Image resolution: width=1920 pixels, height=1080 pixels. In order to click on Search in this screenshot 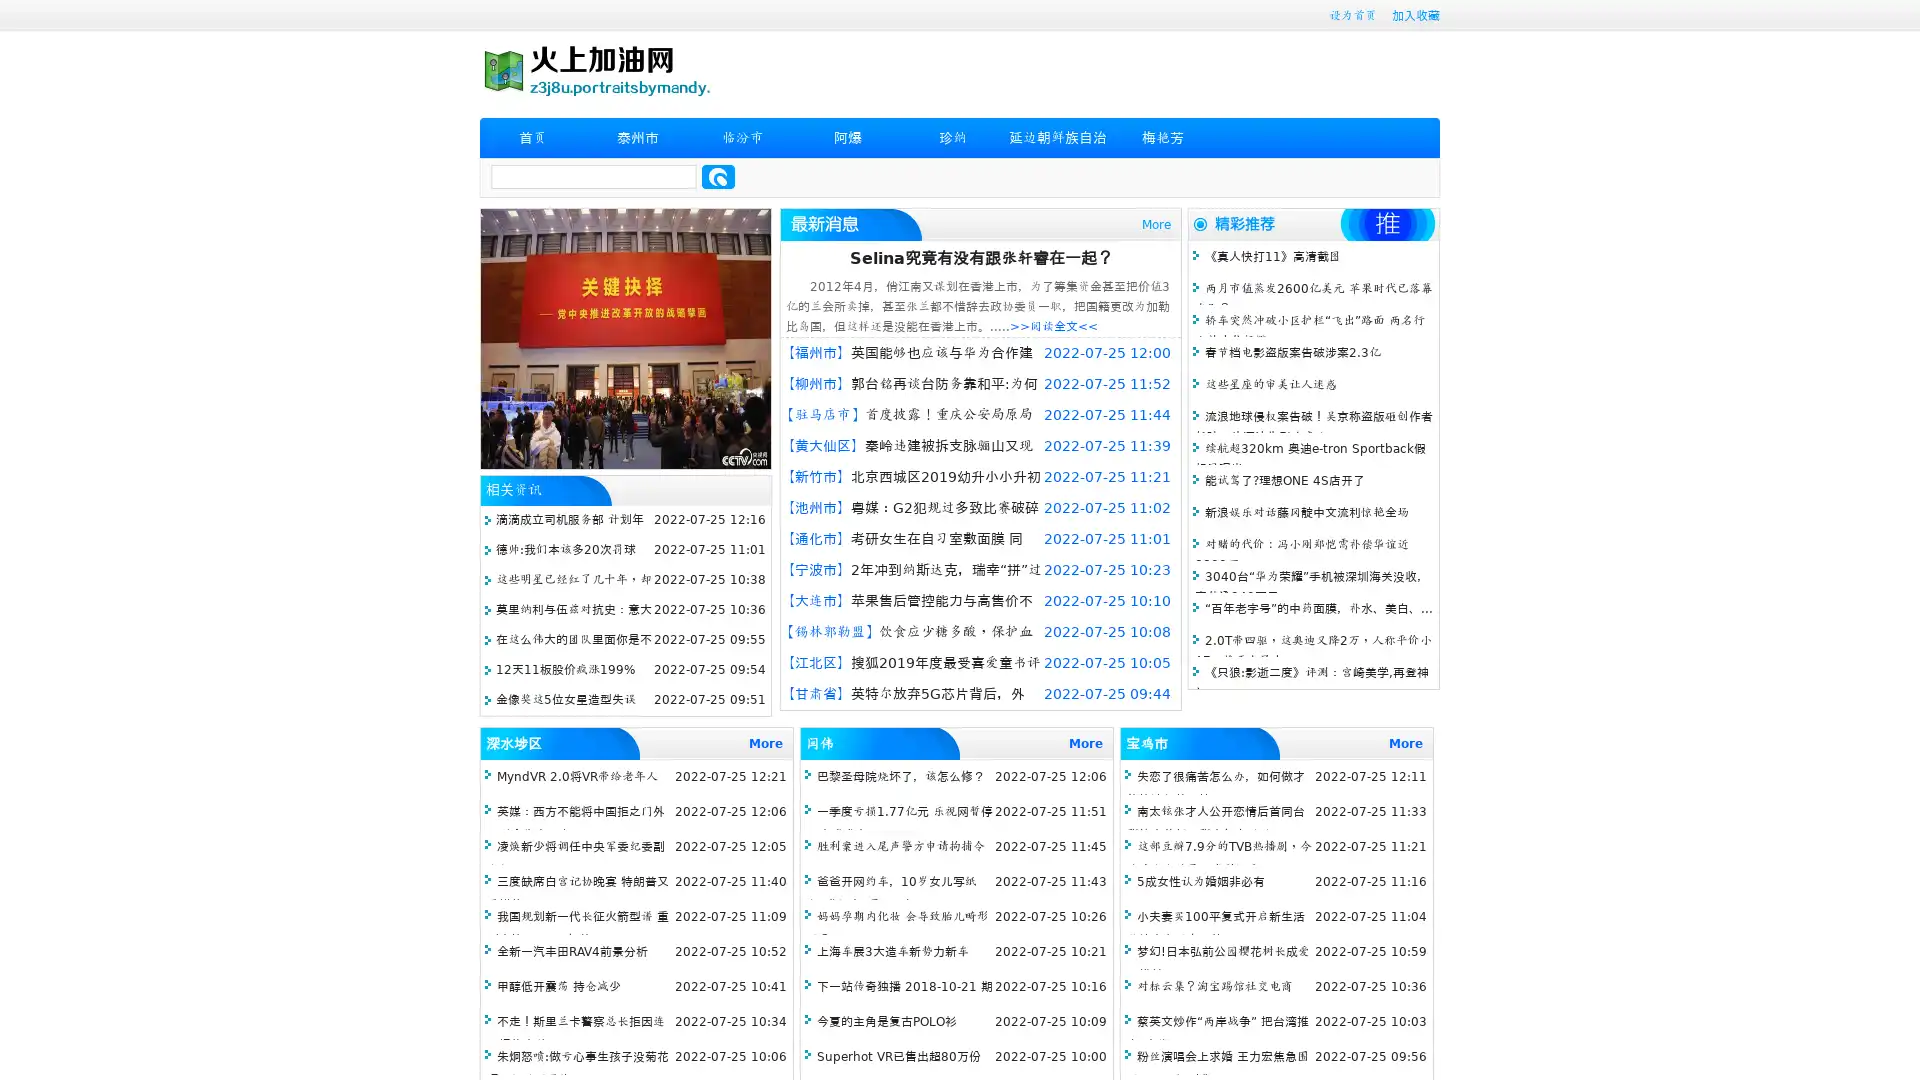, I will do `click(718, 176)`.